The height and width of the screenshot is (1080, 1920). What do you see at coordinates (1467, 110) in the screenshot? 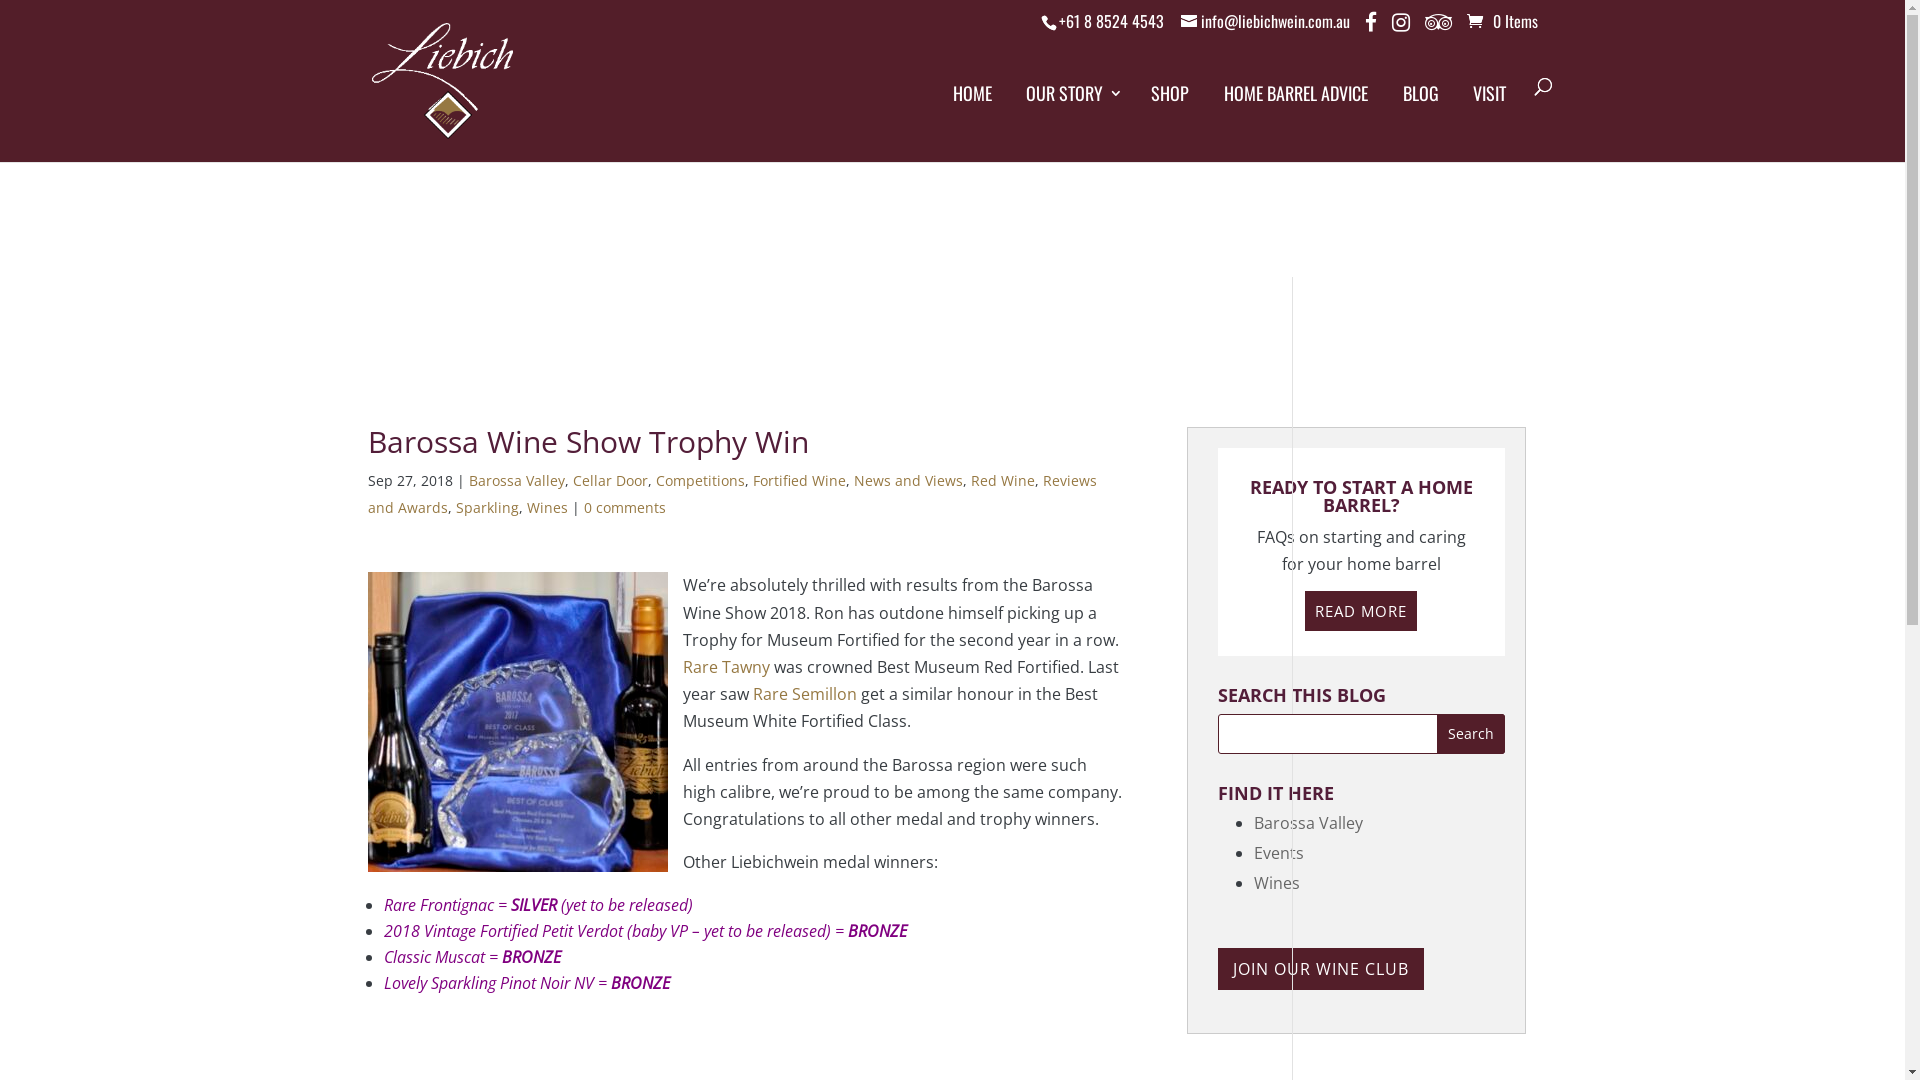
I see `'VISIT'` at bounding box center [1467, 110].